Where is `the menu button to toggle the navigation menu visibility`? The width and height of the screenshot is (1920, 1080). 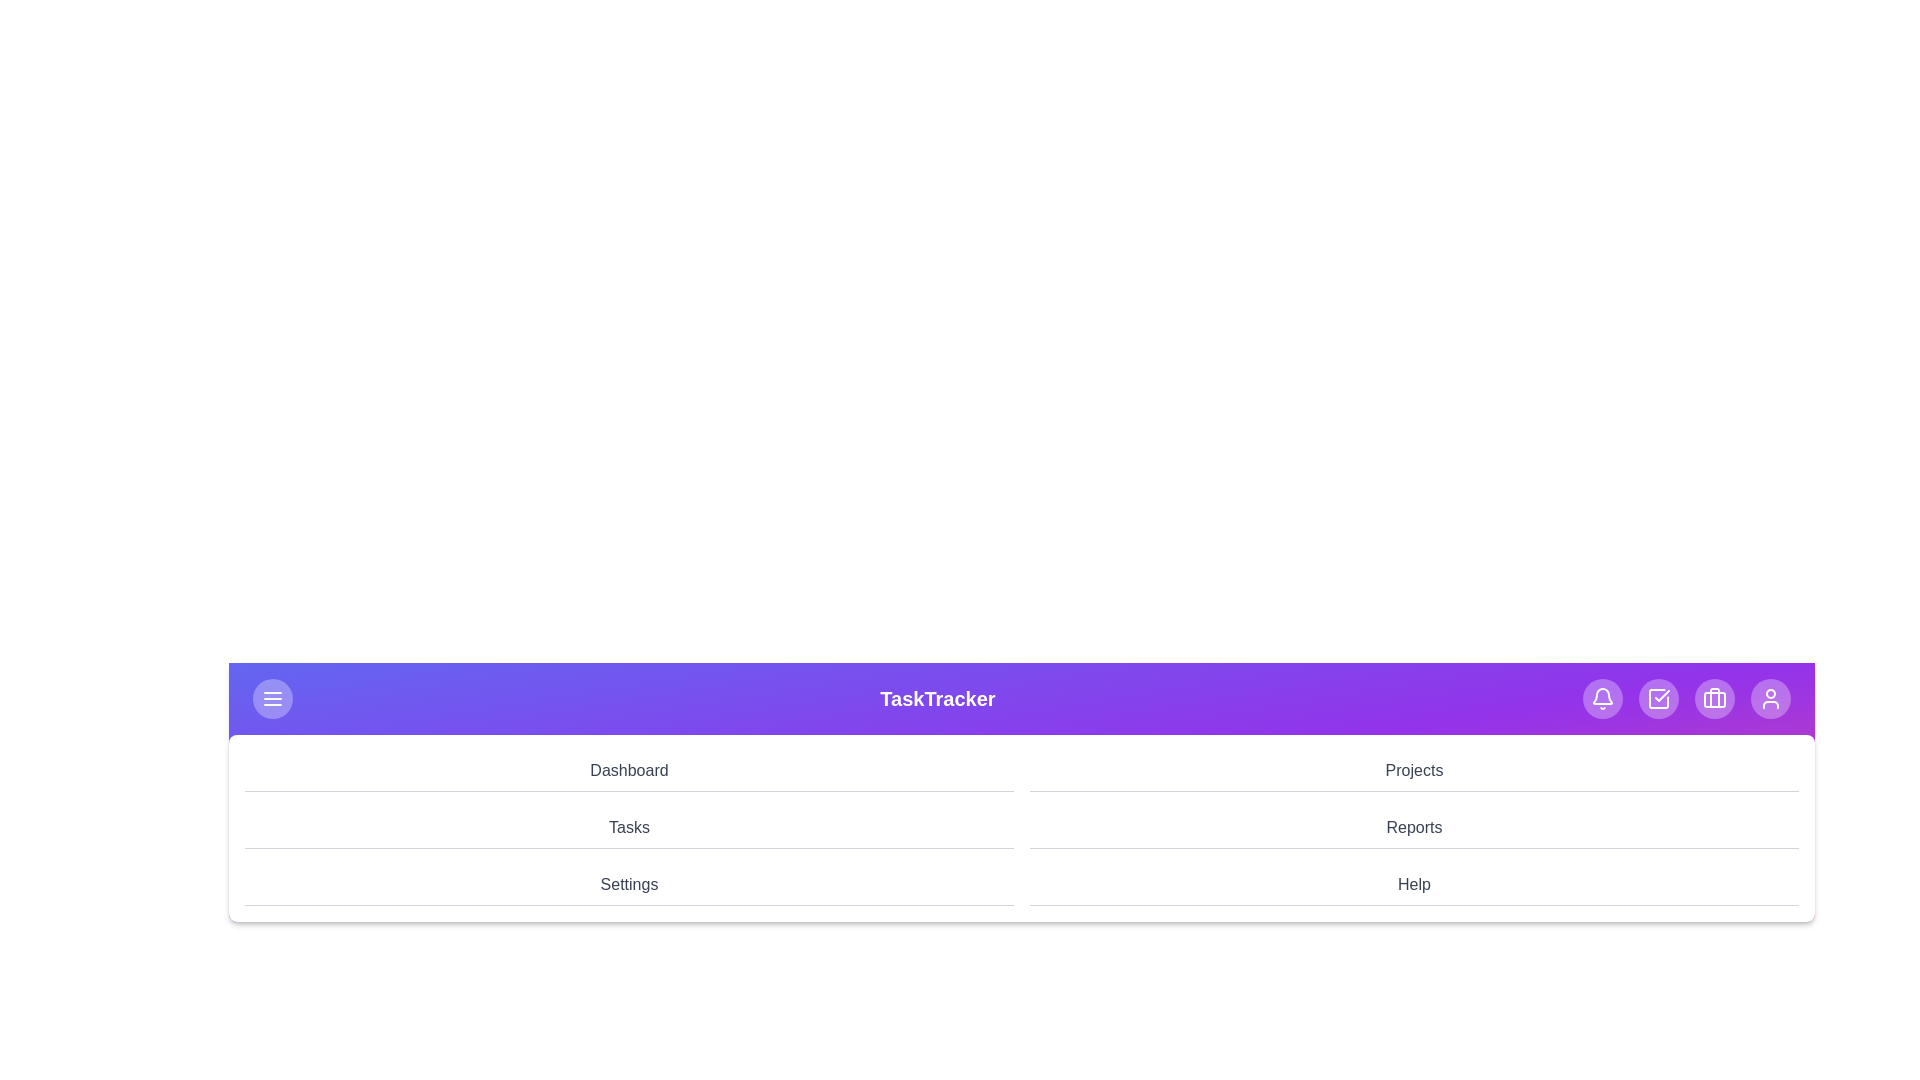 the menu button to toggle the navigation menu visibility is located at coordinates (272, 697).